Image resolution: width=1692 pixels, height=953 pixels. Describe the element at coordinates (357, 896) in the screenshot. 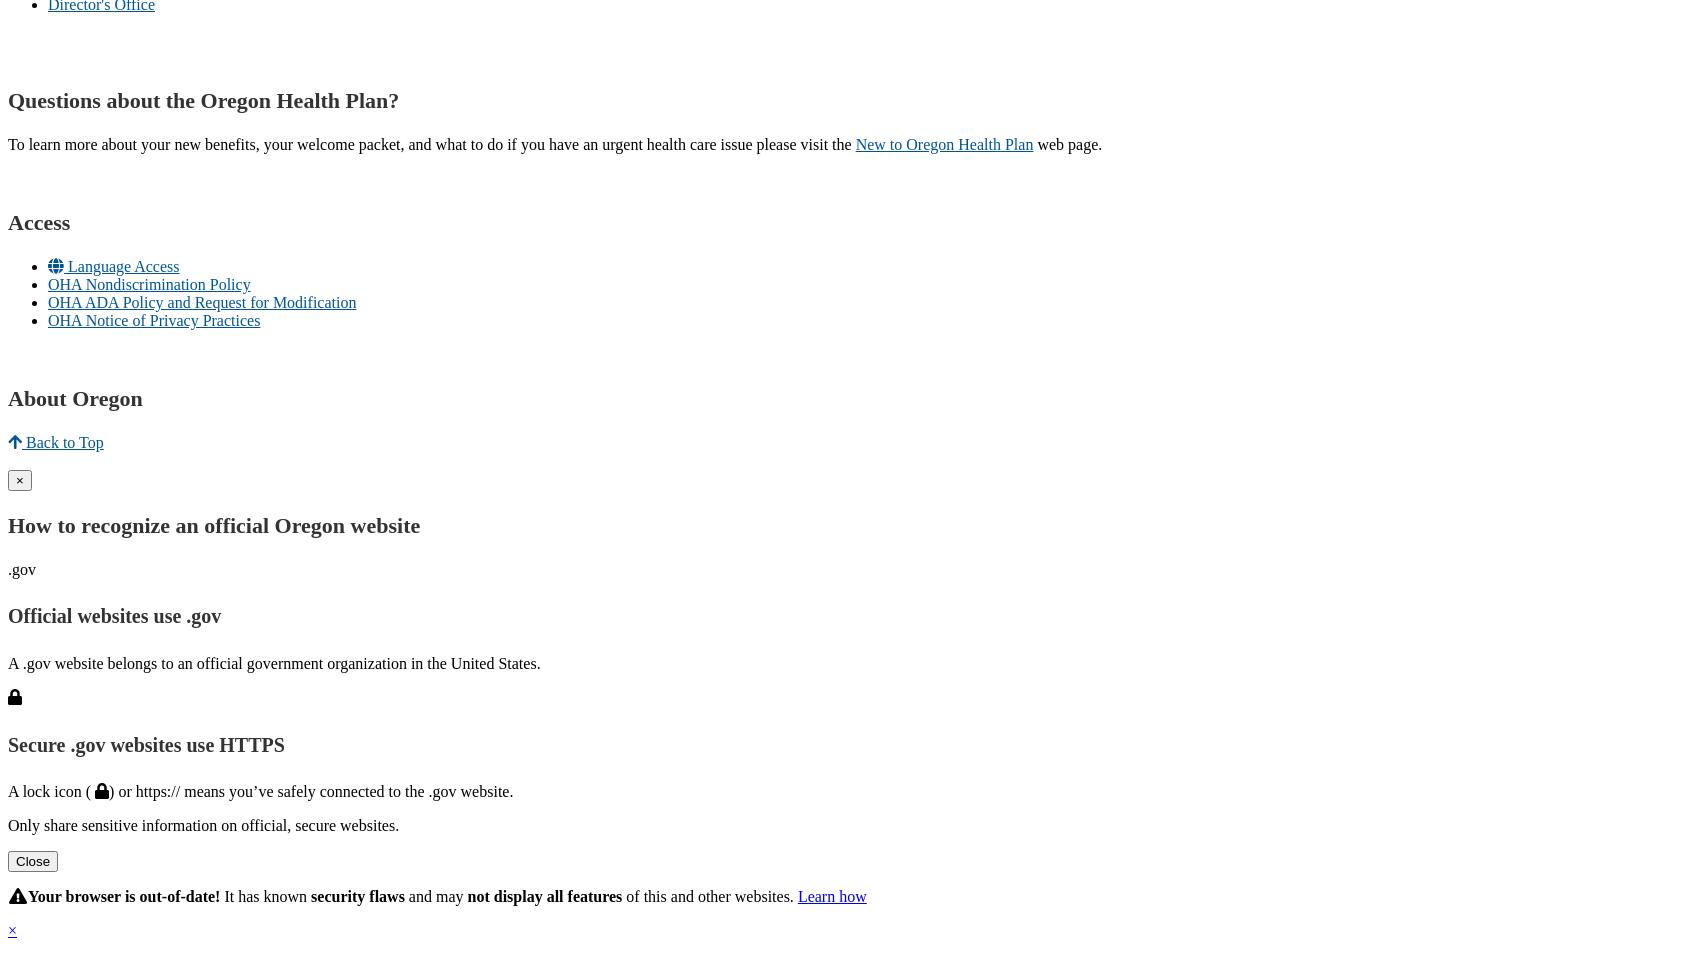

I see `'security flaws'` at that location.